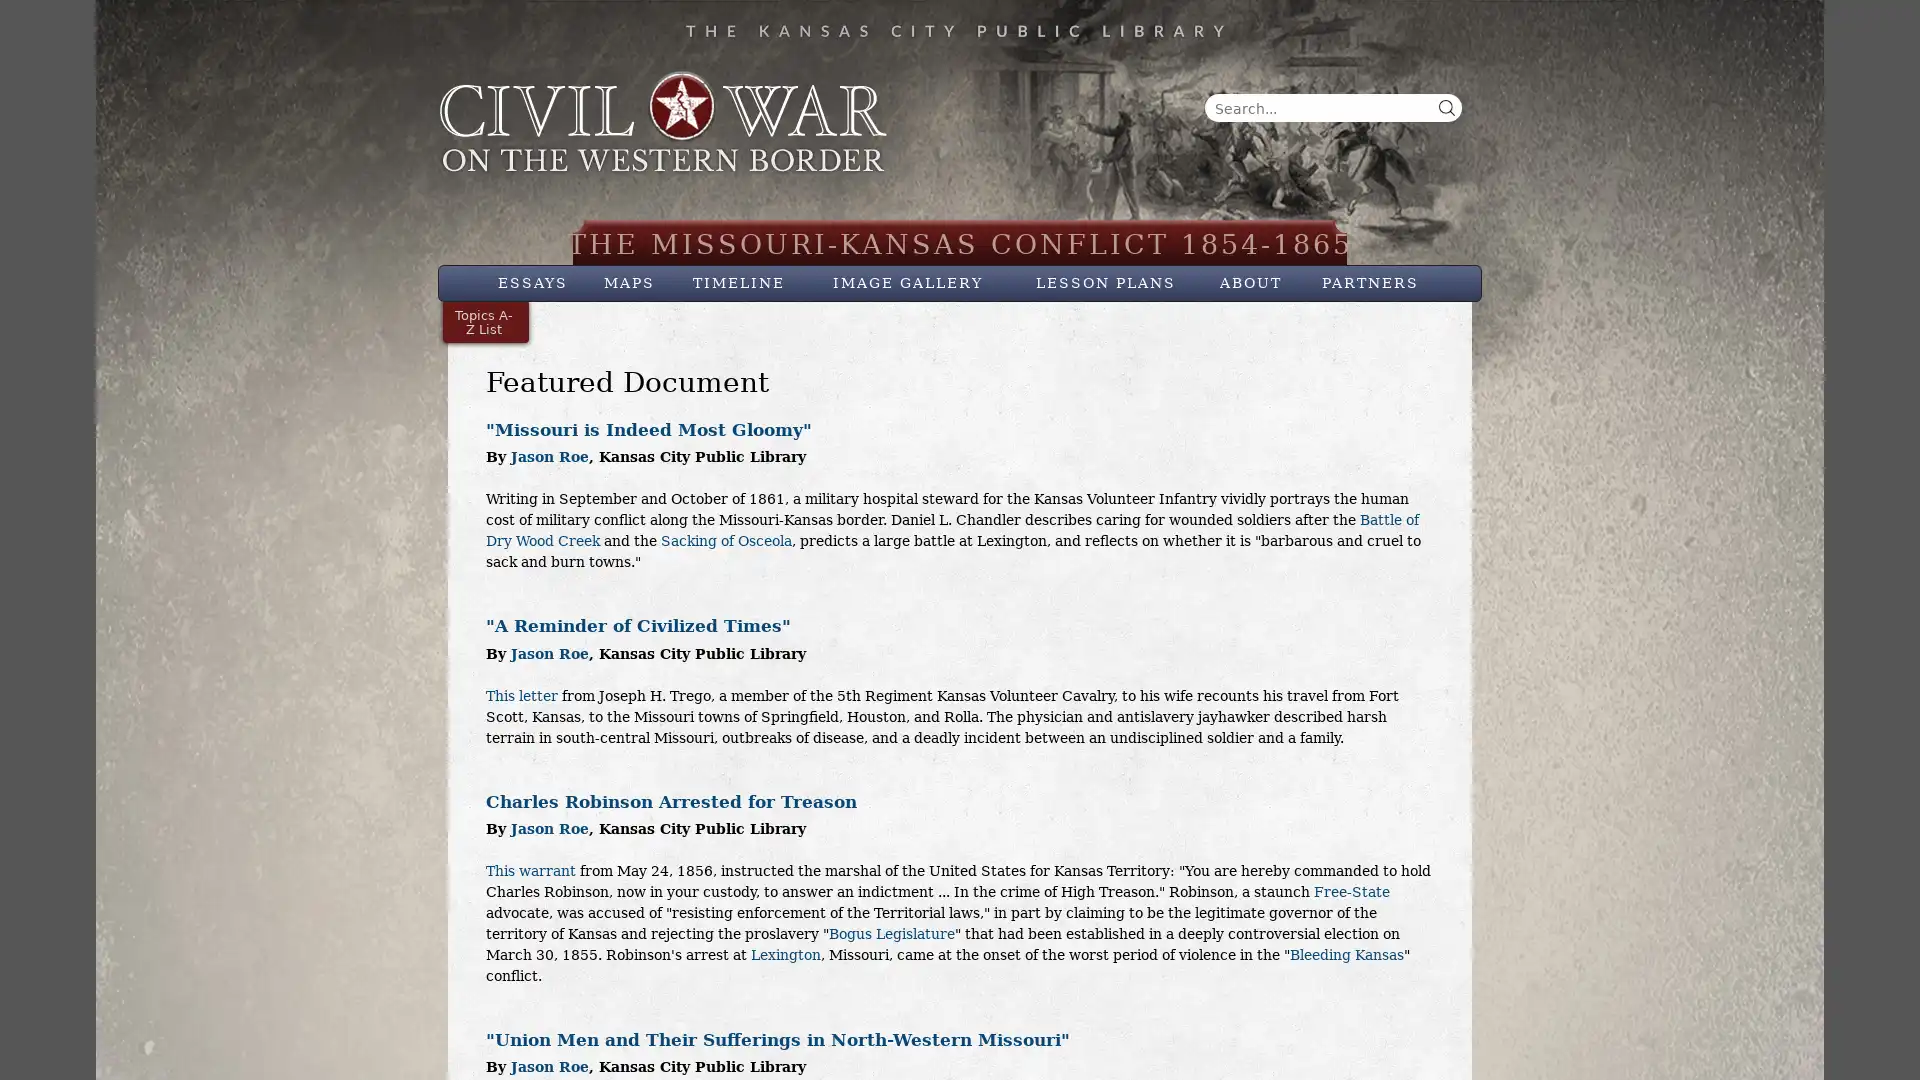  What do you see at coordinates (1449, 108) in the screenshot?
I see `Search` at bounding box center [1449, 108].